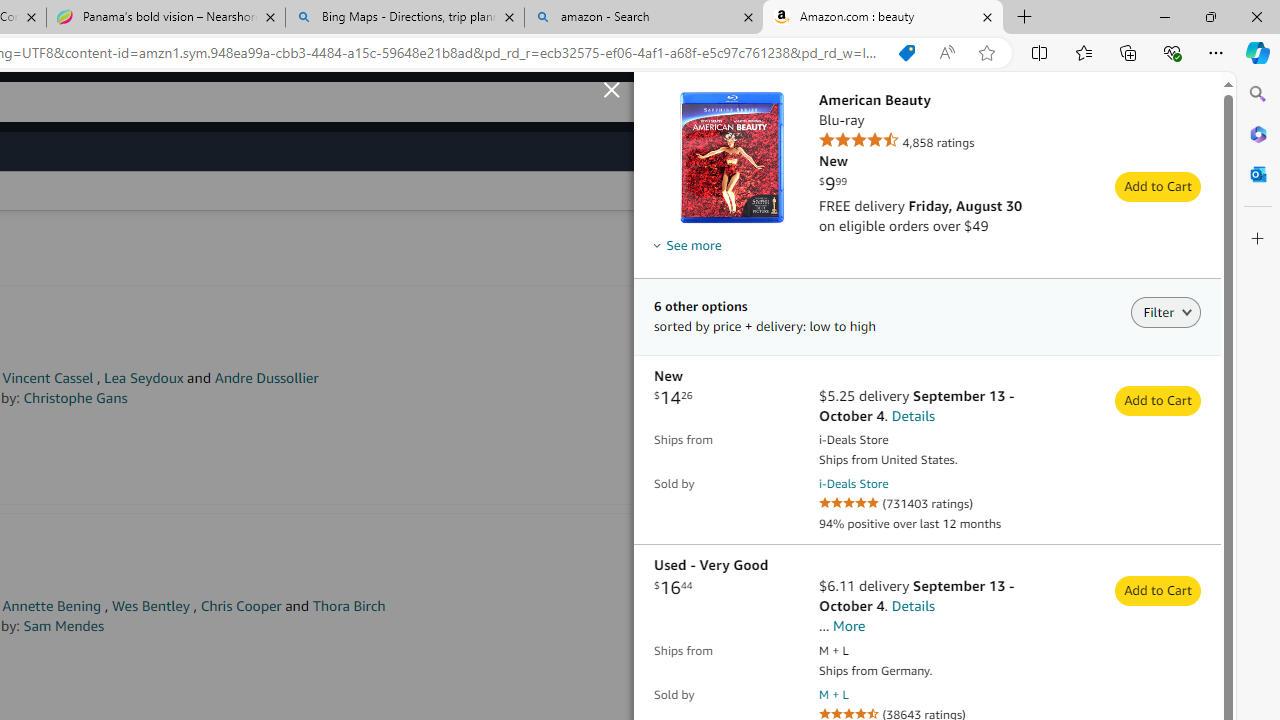  Describe the element at coordinates (1215, 51) in the screenshot. I see `'Settings and more (Alt+F)'` at that location.